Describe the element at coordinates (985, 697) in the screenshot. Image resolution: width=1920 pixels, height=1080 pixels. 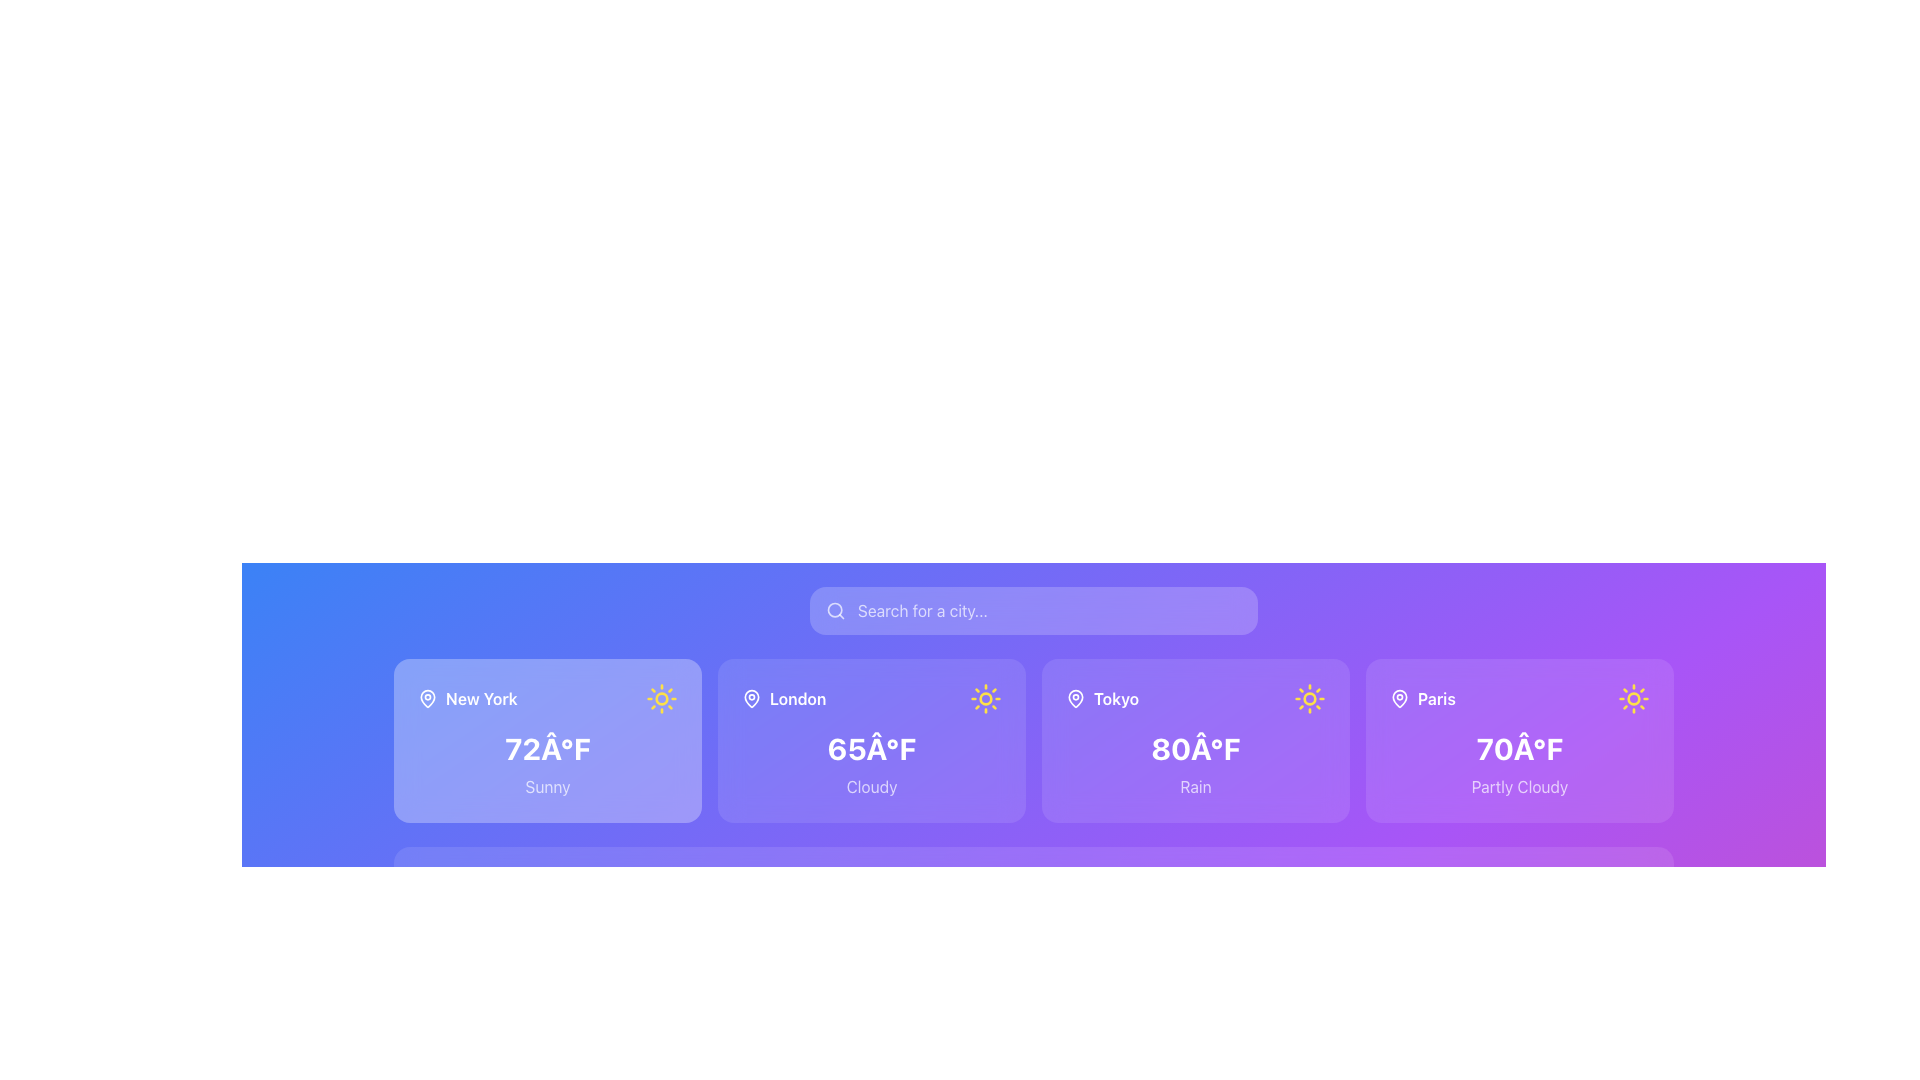
I see `the sun icon located within the 'London' card, which has a circular center with radiating rays and is colored yellow on a light background` at that location.